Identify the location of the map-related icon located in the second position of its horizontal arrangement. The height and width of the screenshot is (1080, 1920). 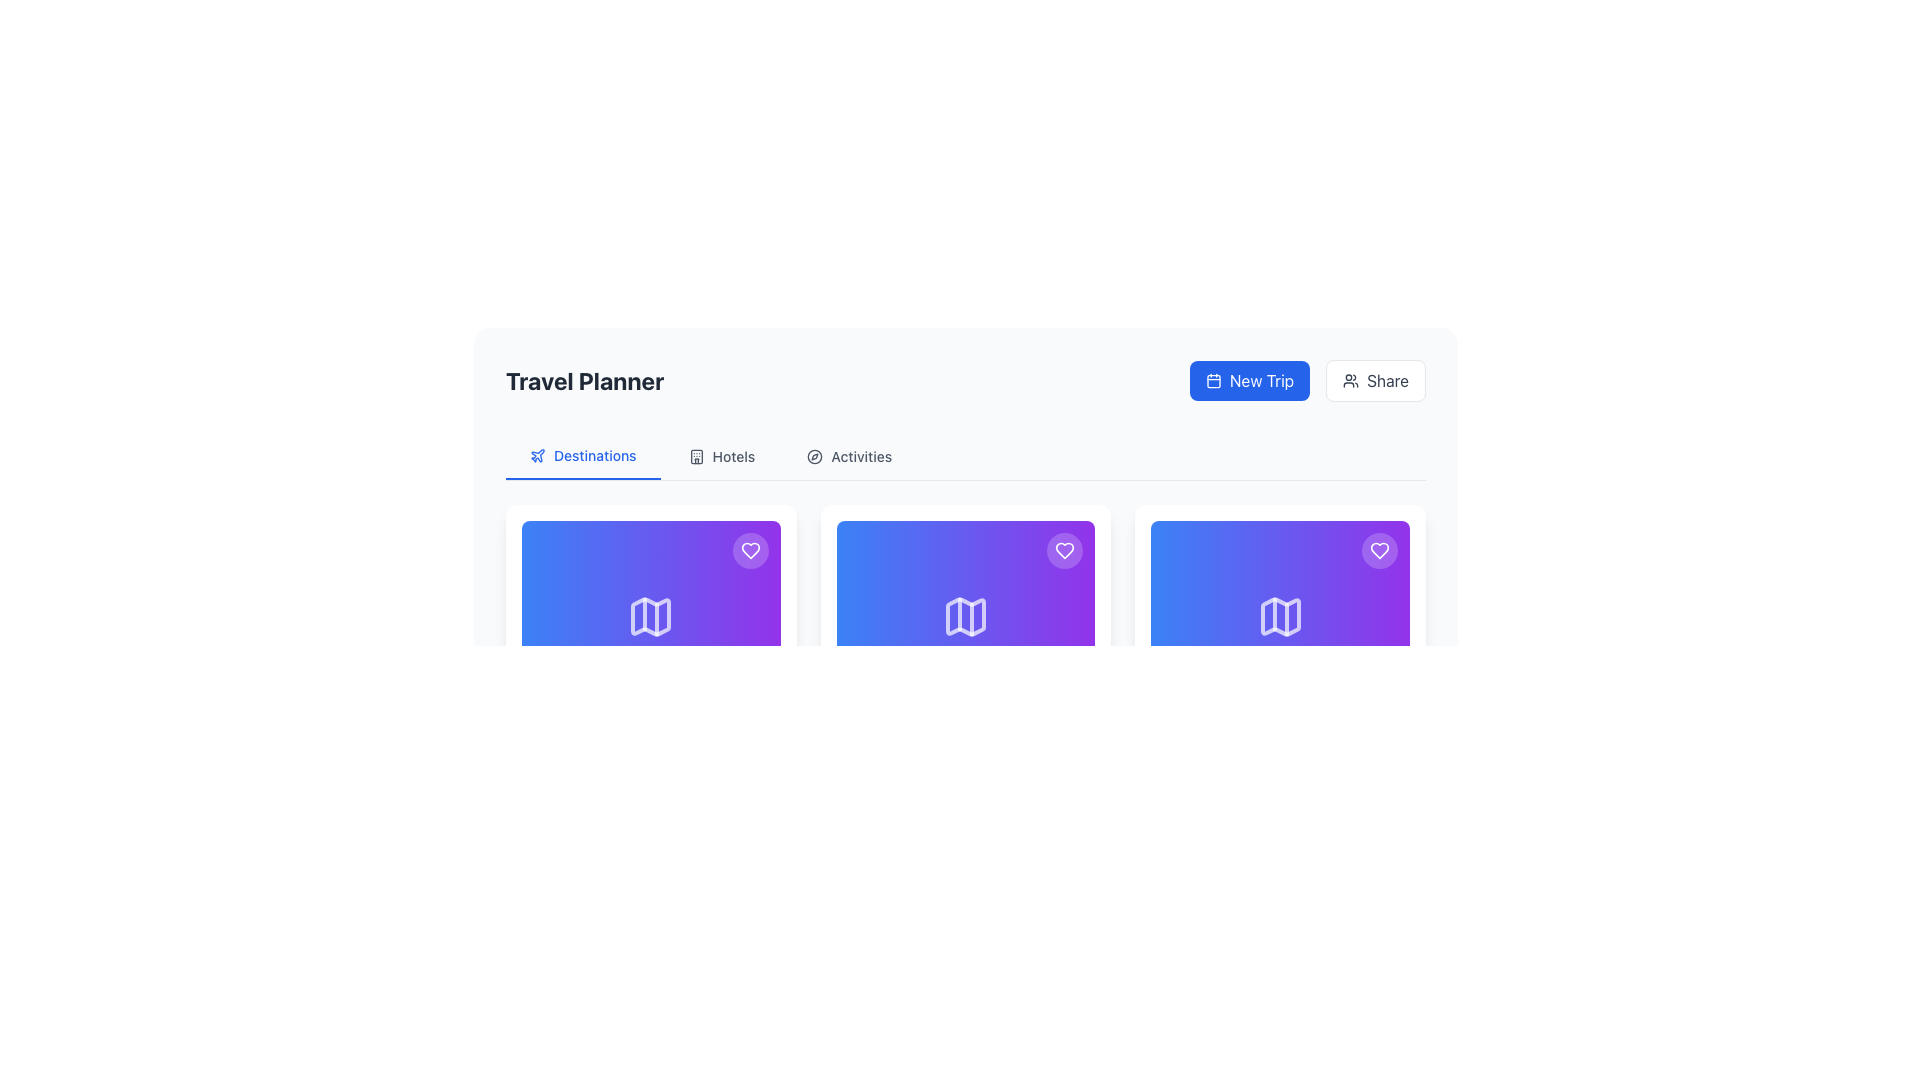
(965, 616).